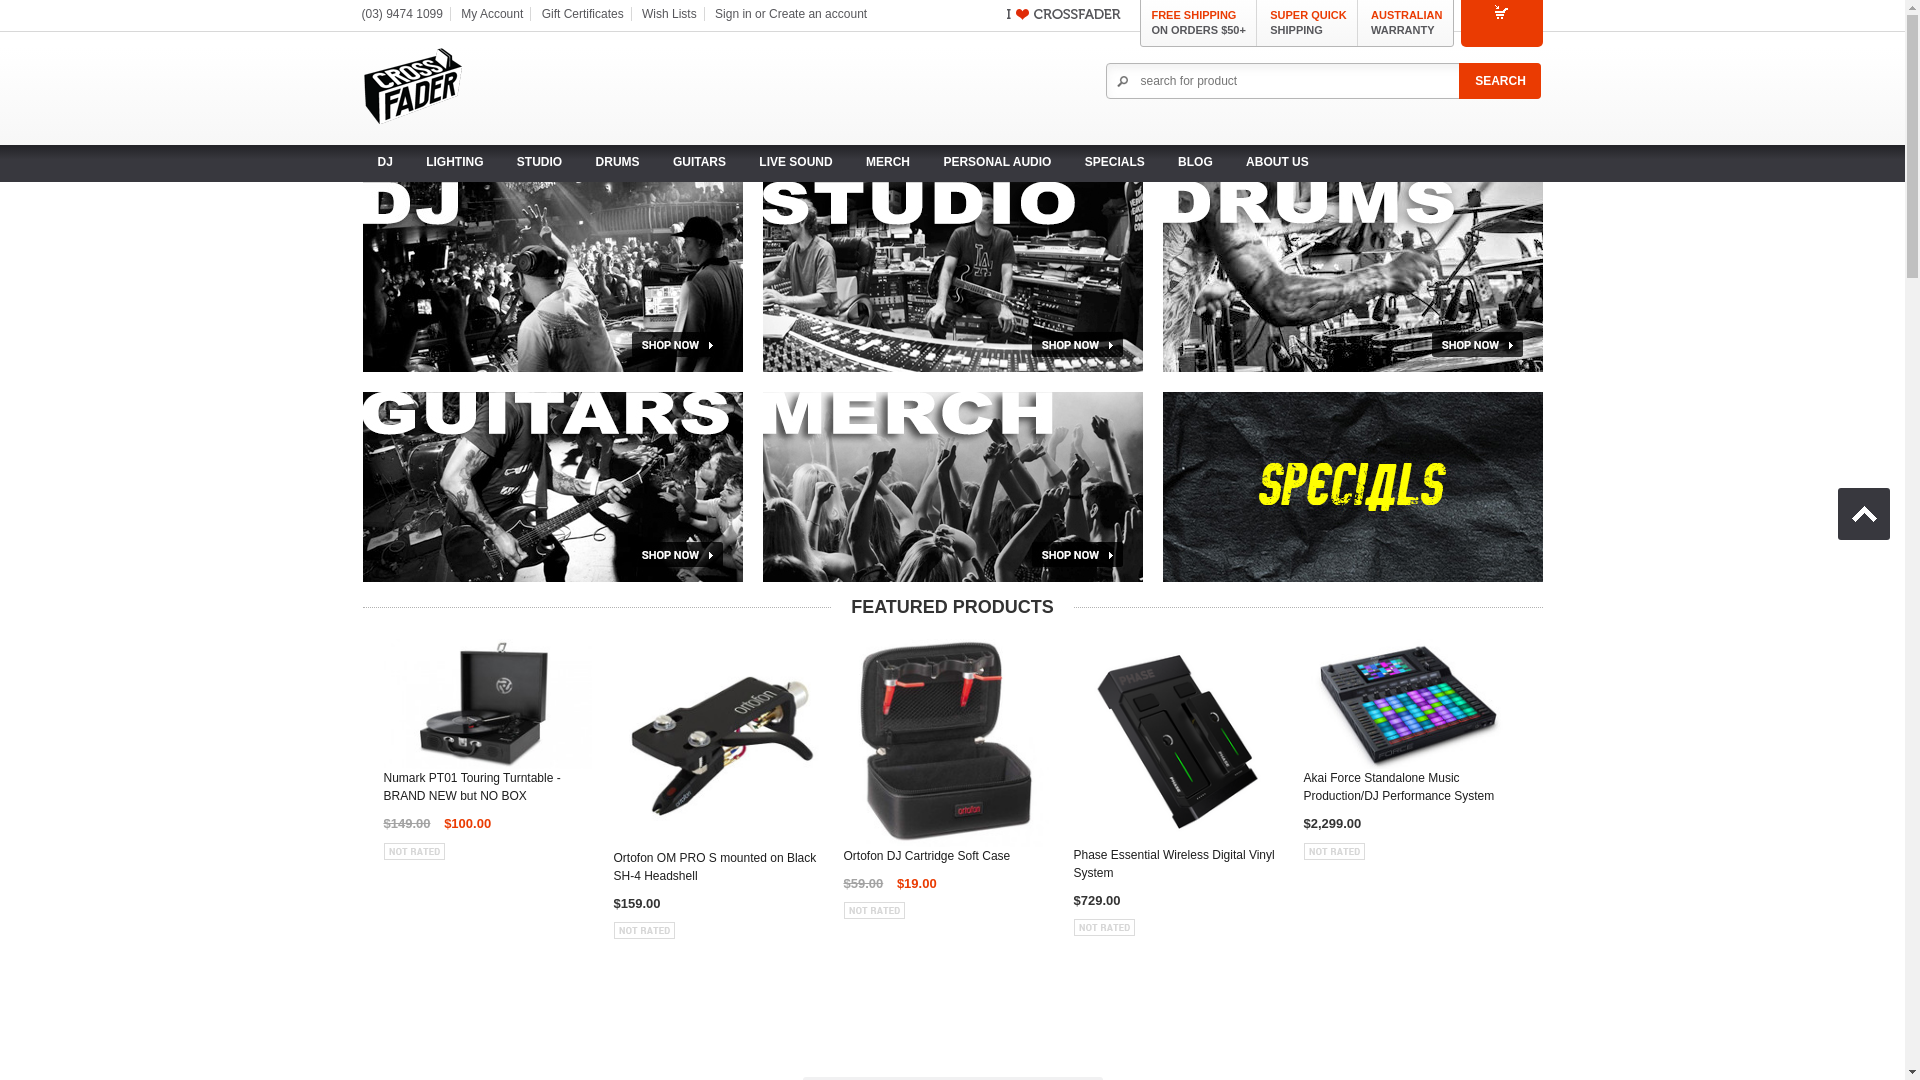 This screenshot has width=1920, height=1080. Describe the element at coordinates (699, 161) in the screenshot. I see `'GUITARS'` at that location.